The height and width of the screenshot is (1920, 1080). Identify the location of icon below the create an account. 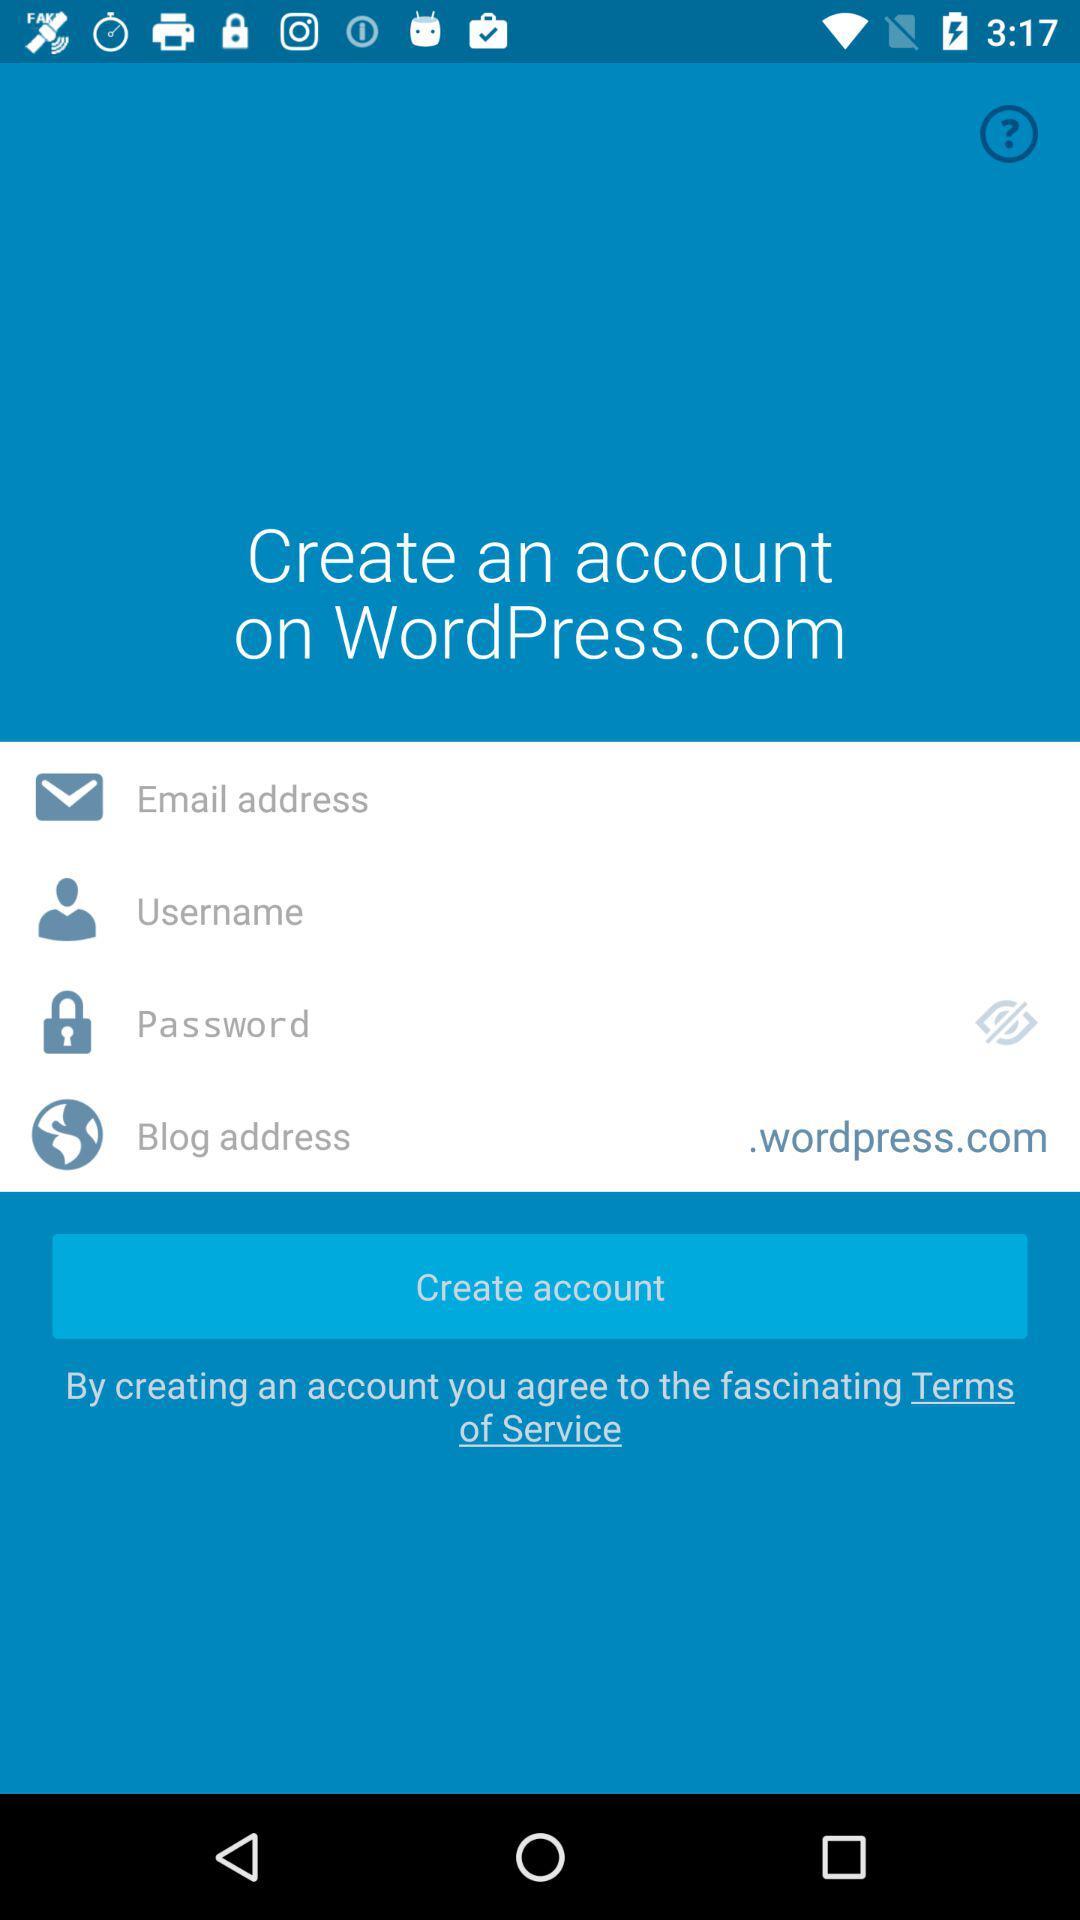
(591, 796).